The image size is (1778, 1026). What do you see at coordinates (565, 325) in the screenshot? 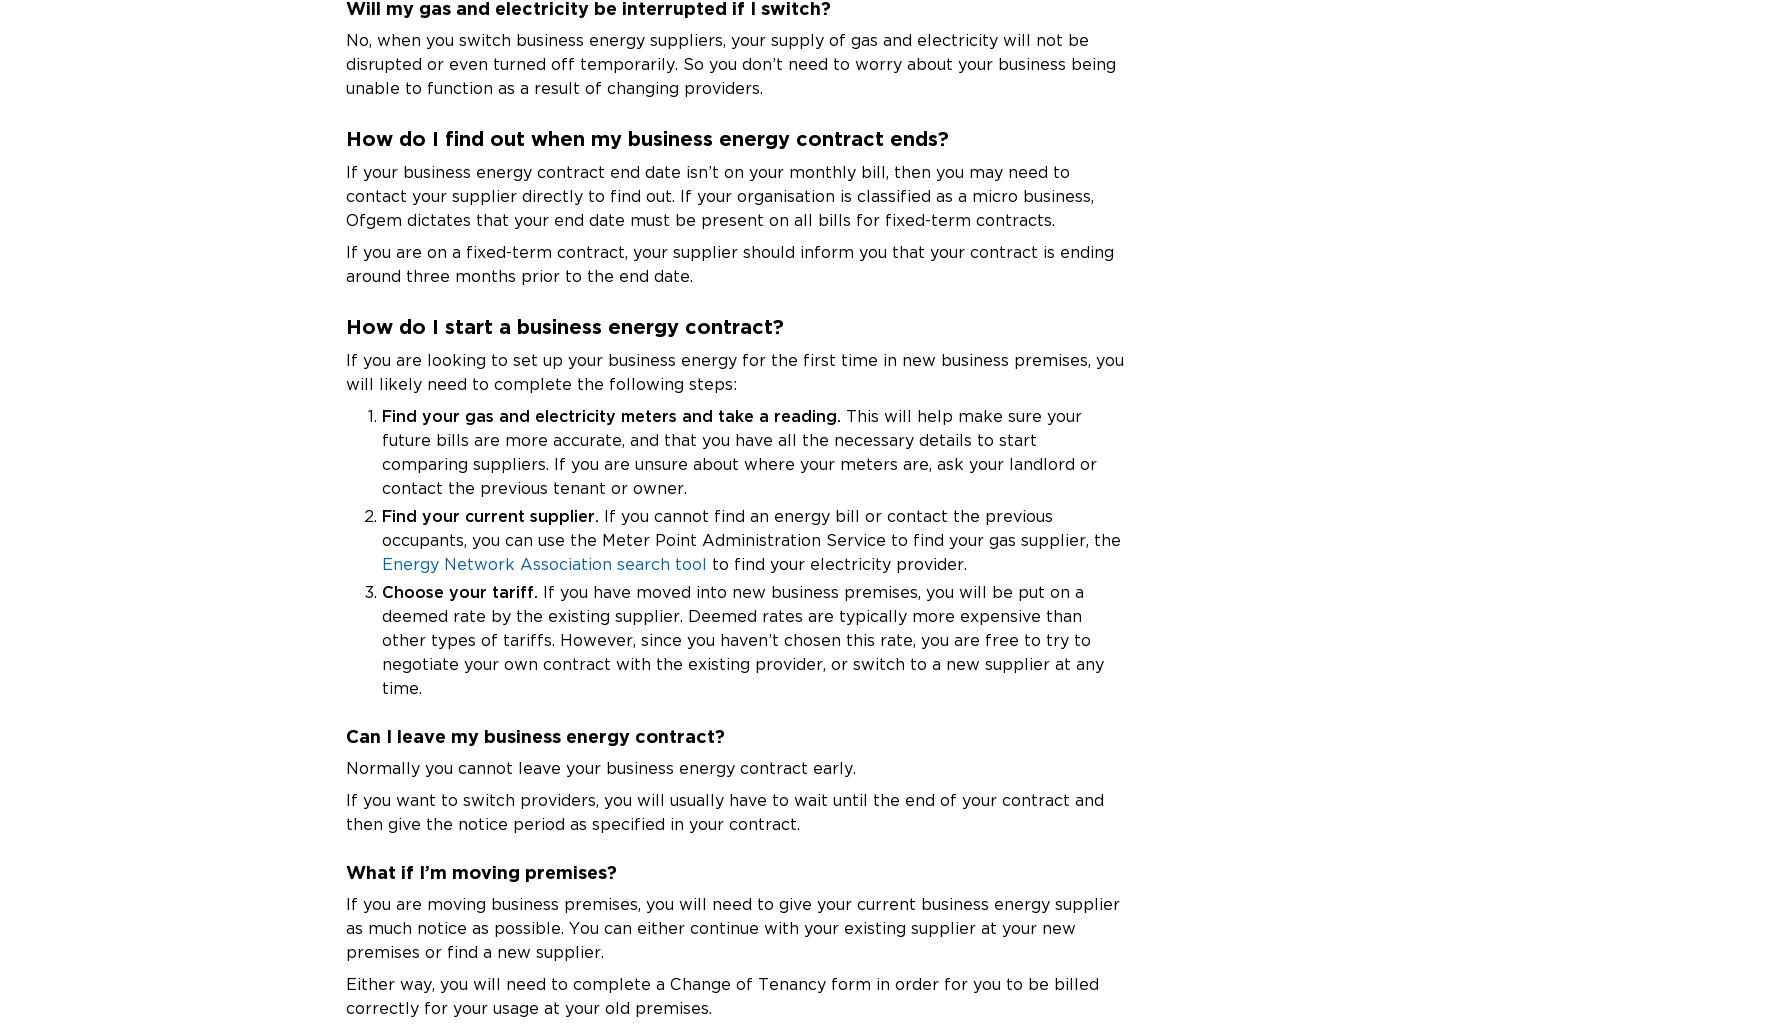
I see `'How do I start a business energy contract?'` at bounding box center [565, 325].